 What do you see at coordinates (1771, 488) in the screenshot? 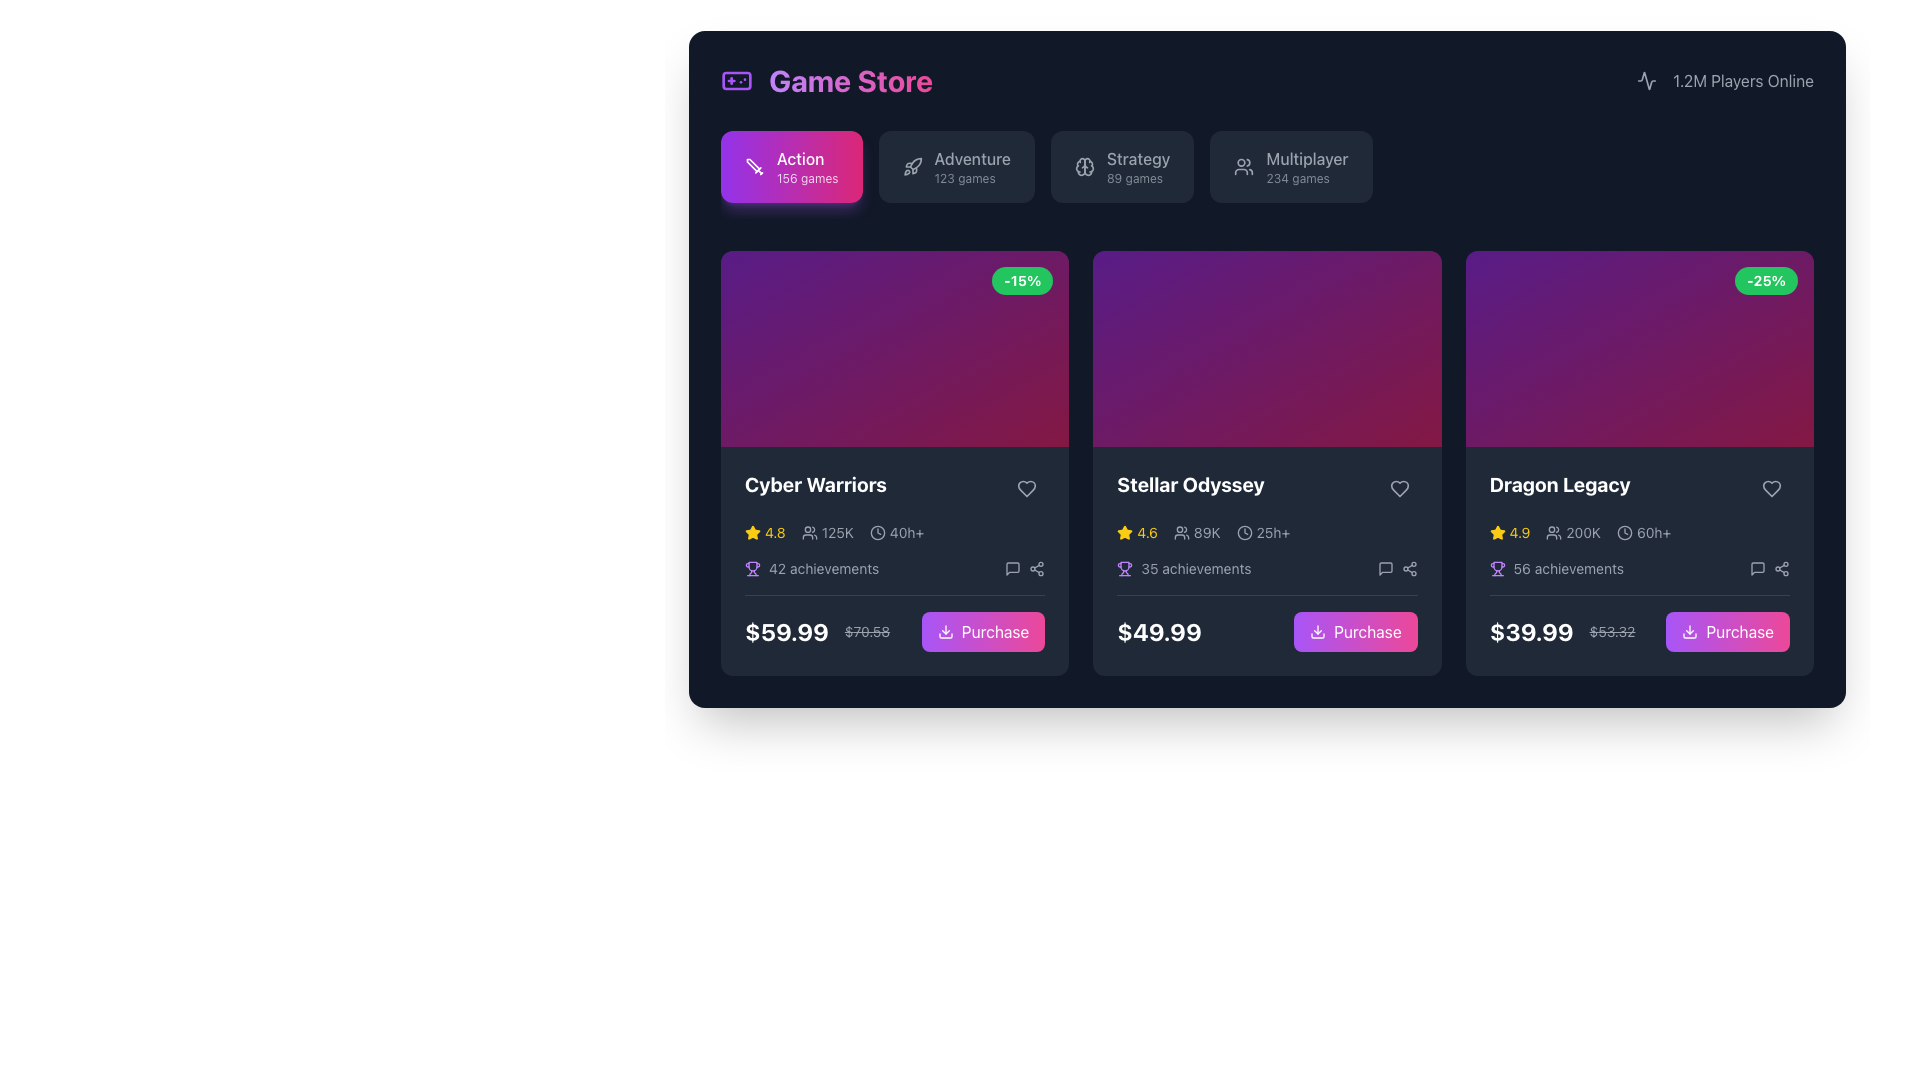
I see `the heart-shaped icon within the interactive button located in the upper-right corner of the 'Dragon Legacy' card to favorite the item` at bounding box center [1771, 488].